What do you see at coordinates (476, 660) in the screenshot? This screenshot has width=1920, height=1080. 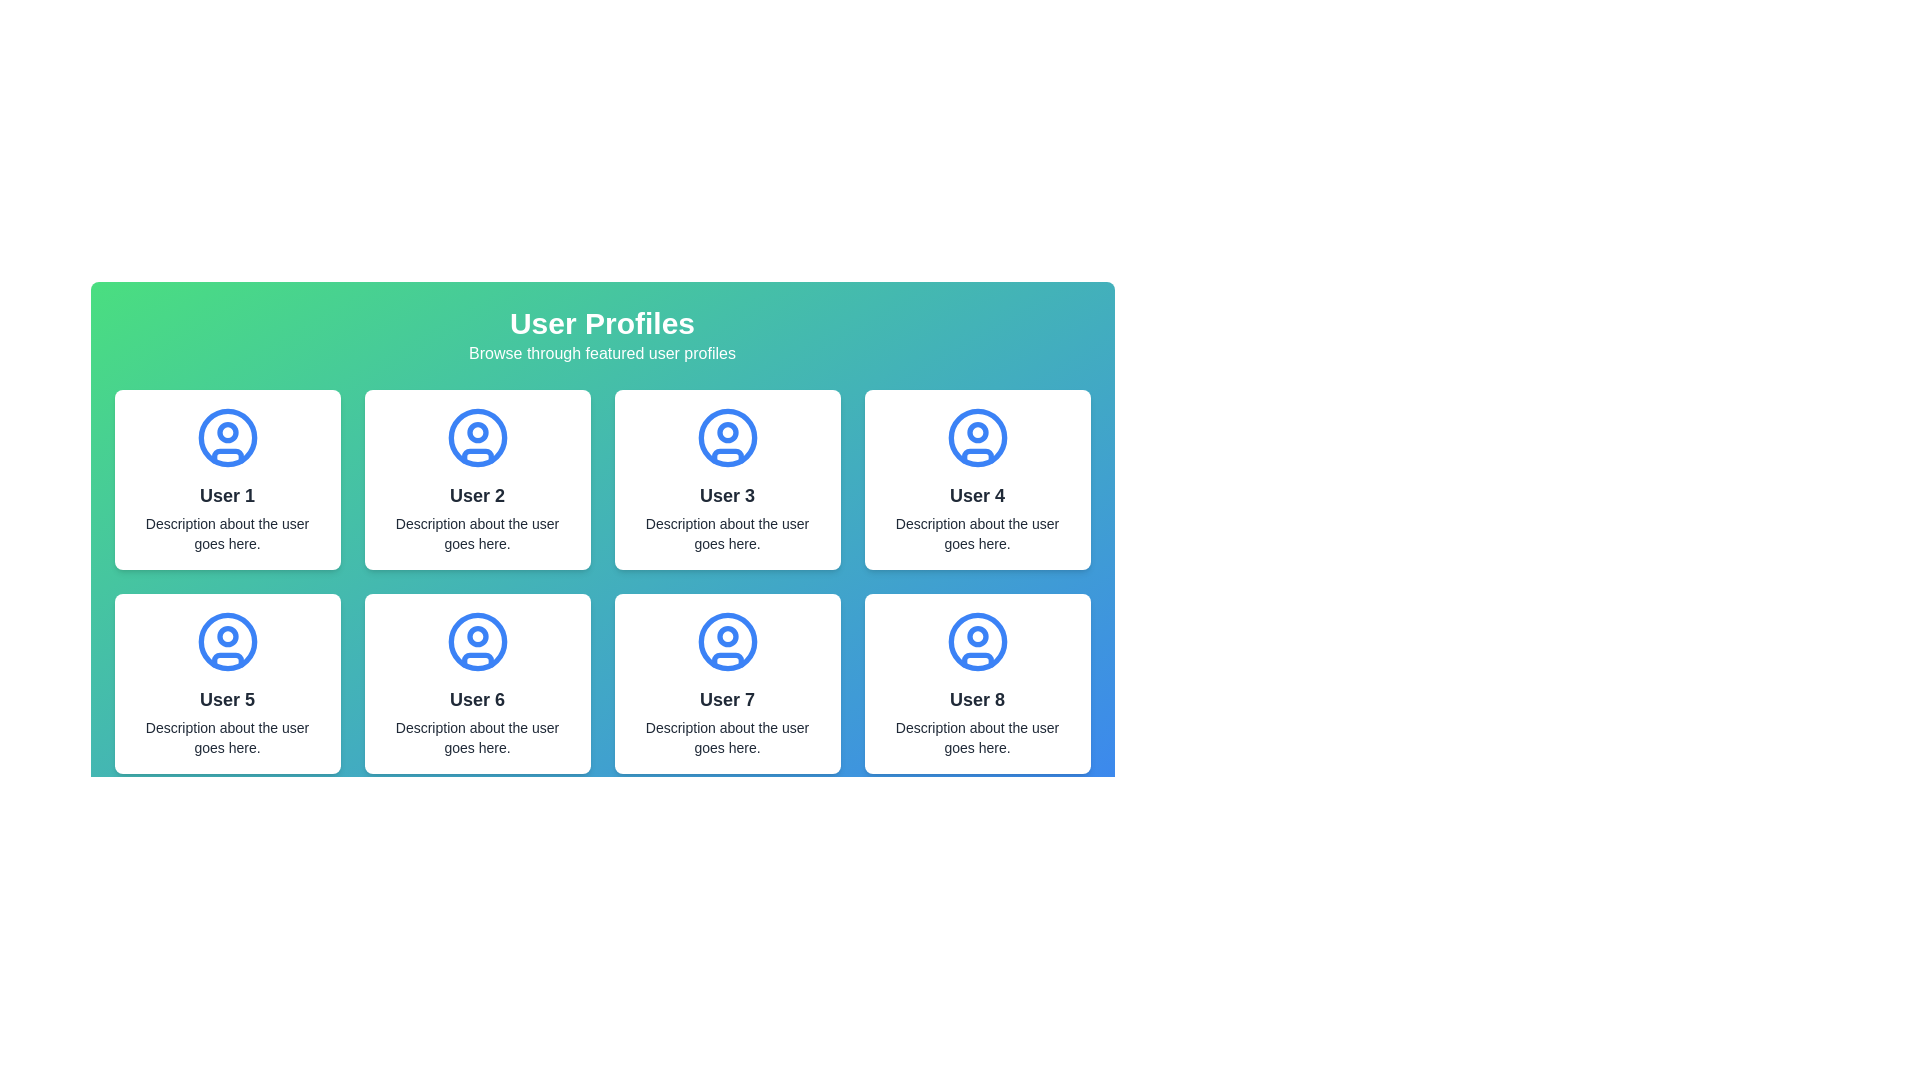 I see `the semicircular arc shape at the bottom part of the user icon for 'User 6', which is styled with a blue stroke` at bounding box center [476, 660].